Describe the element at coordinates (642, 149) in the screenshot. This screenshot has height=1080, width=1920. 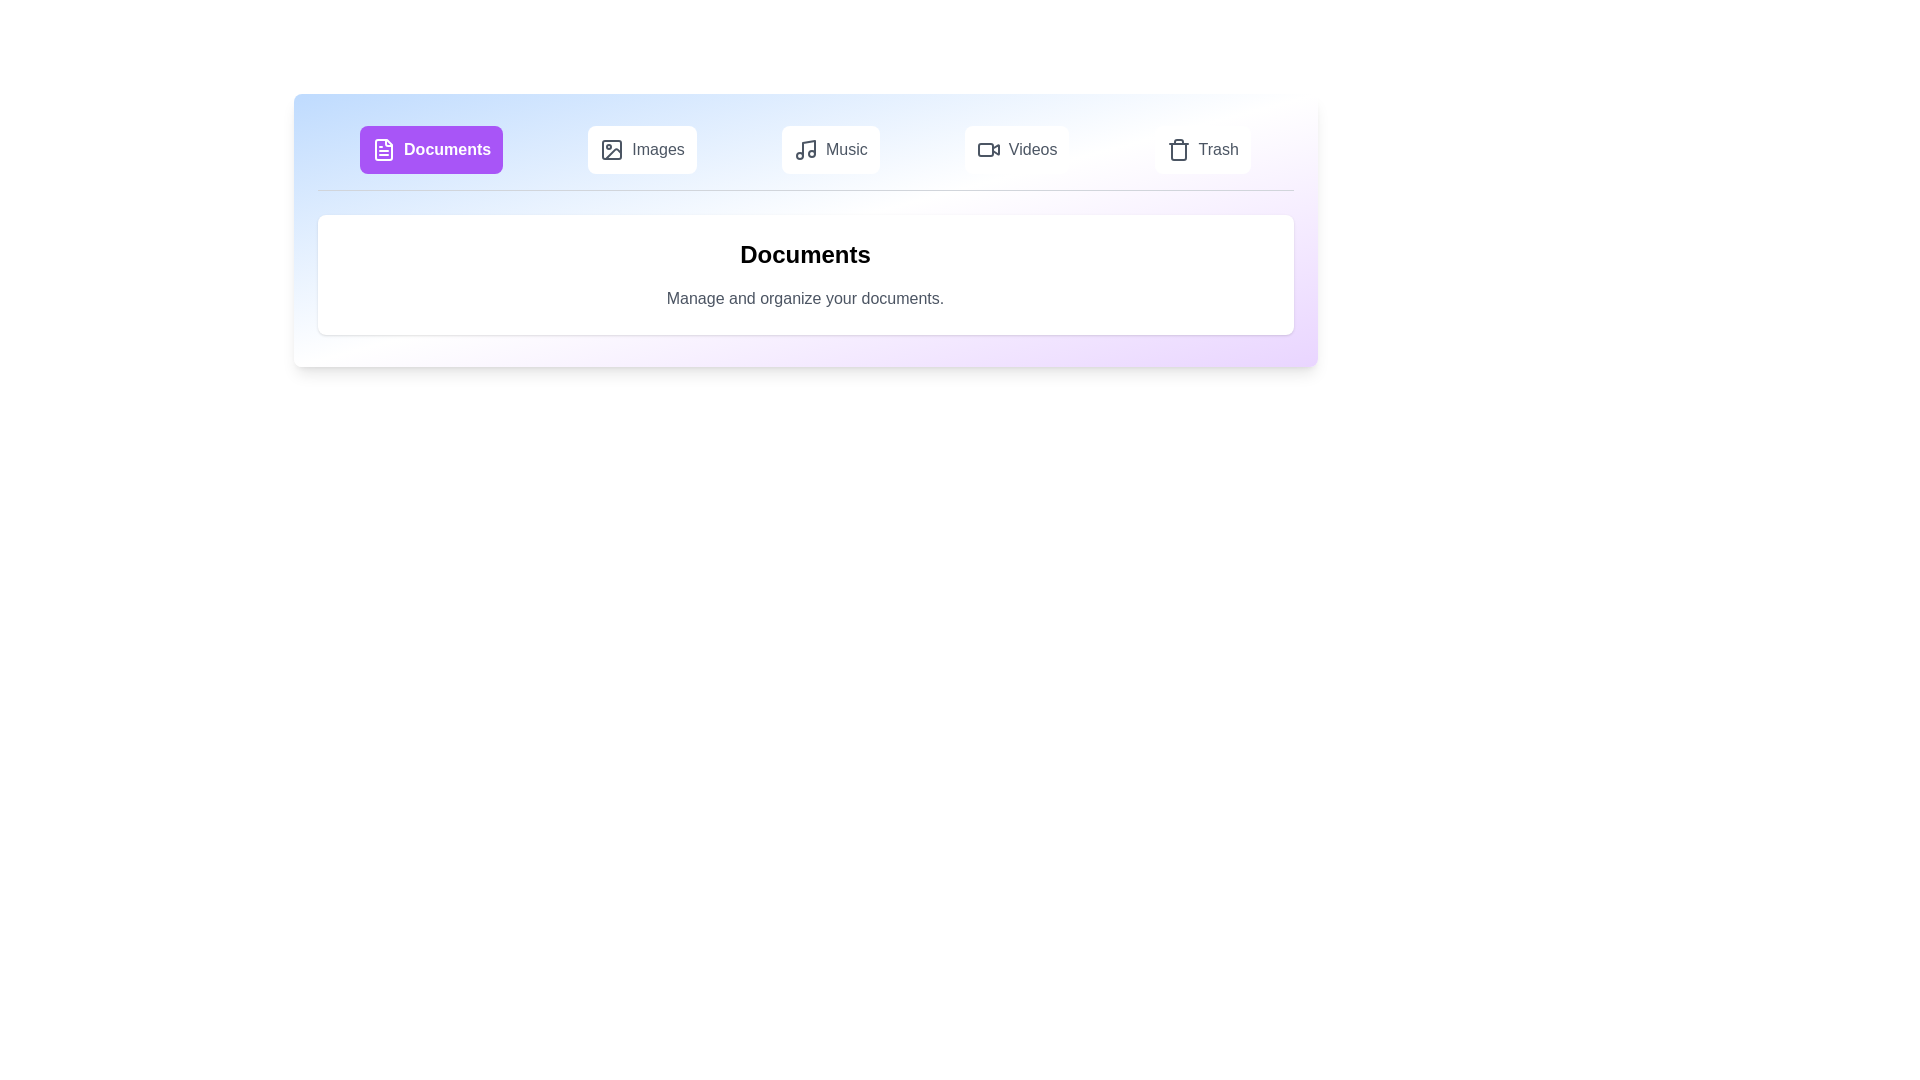
I see `the Images tab to view its contents` at that location.